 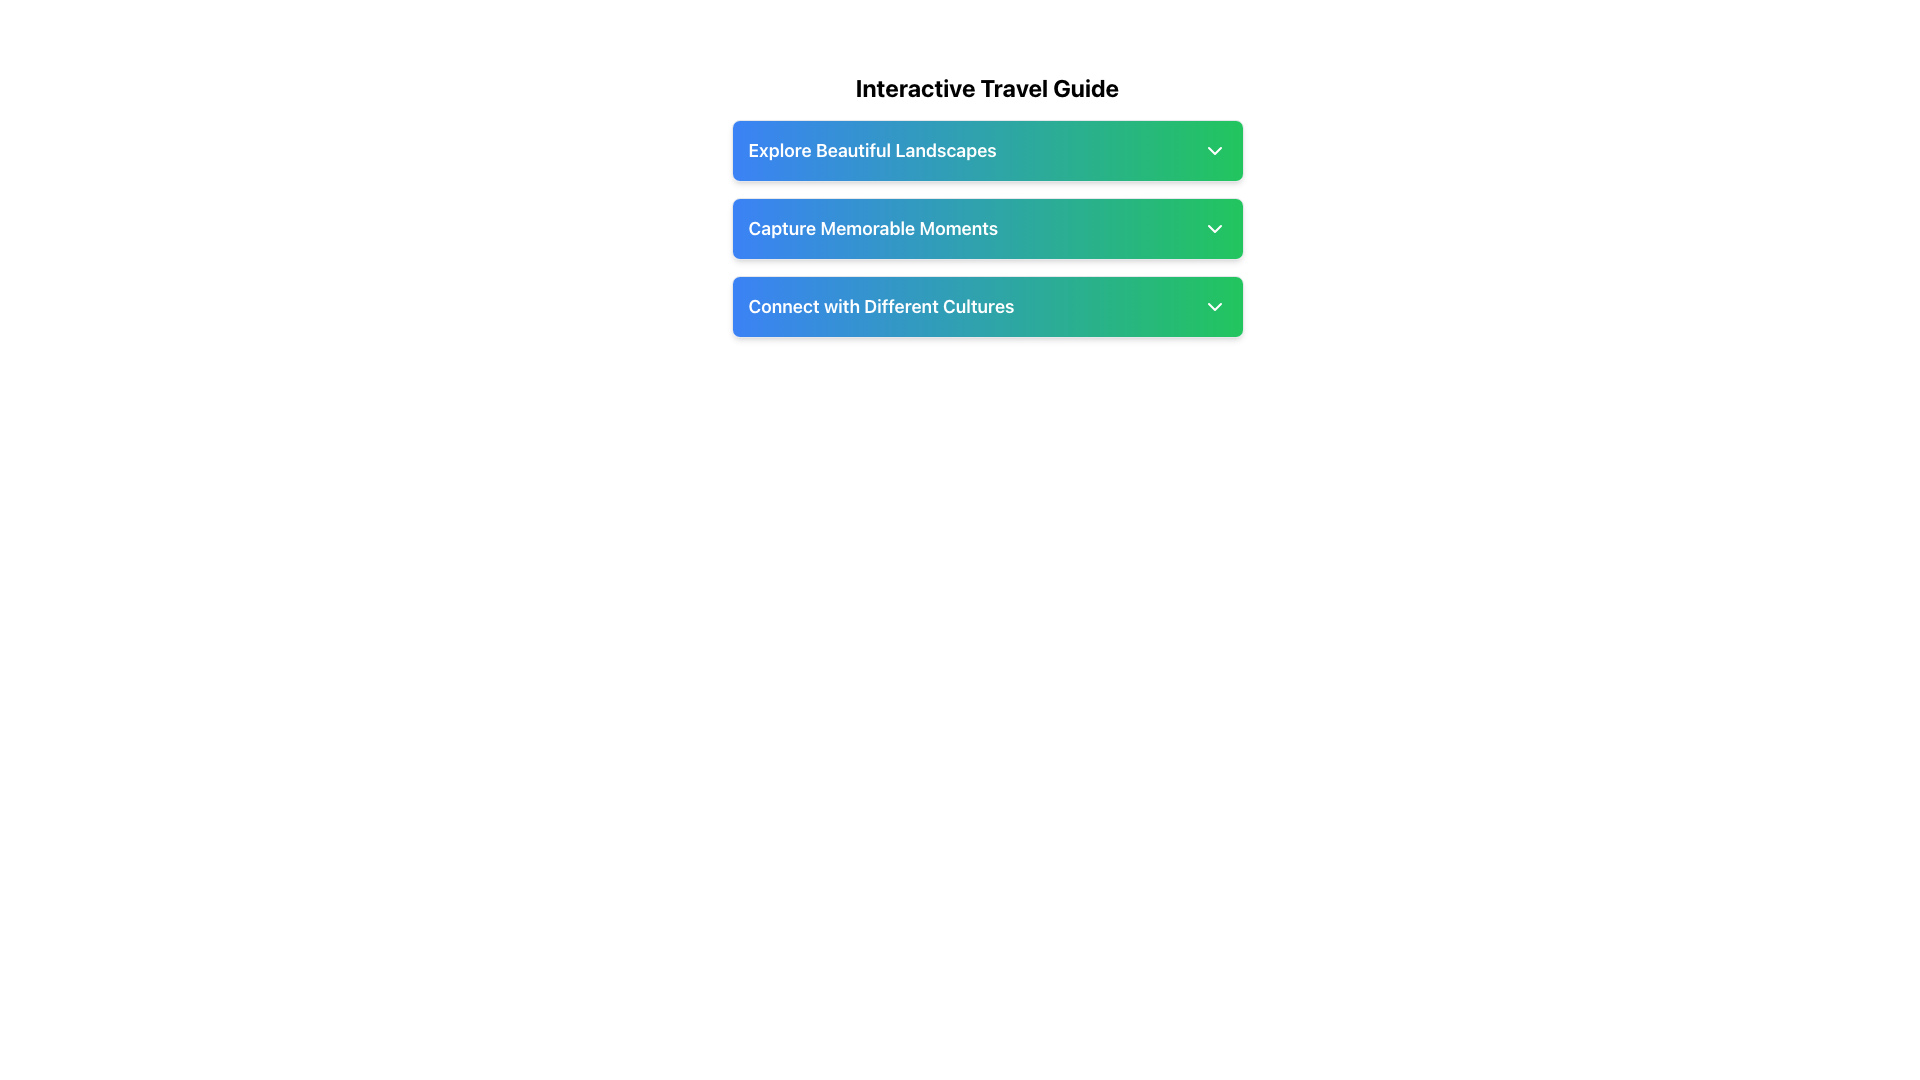 What do you see at coordinates (987, 227) in the screenshot?
I see `the second button that triggers the reveal of additional options related to 'Capture Memorable Moments'` at bounding box center [987, 227].